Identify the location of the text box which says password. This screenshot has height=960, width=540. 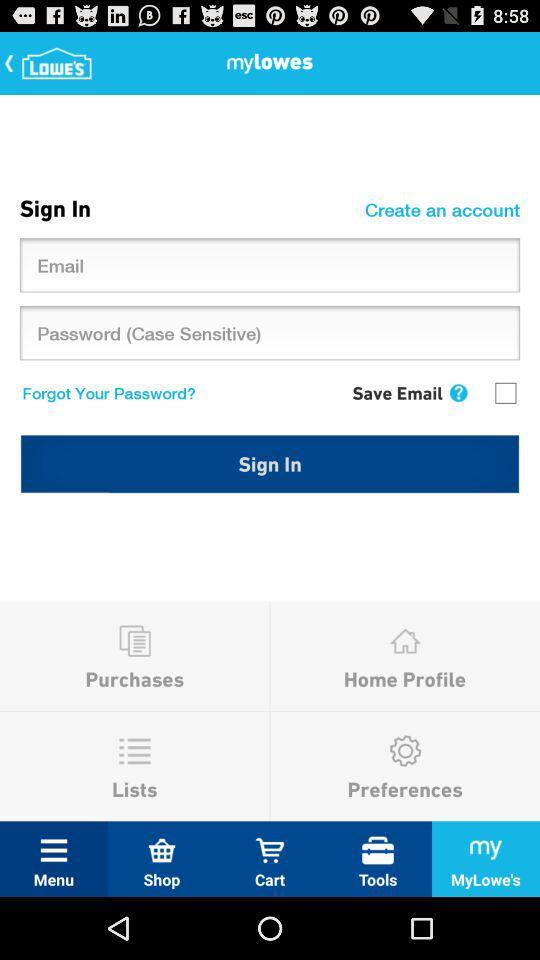
(270, 333).